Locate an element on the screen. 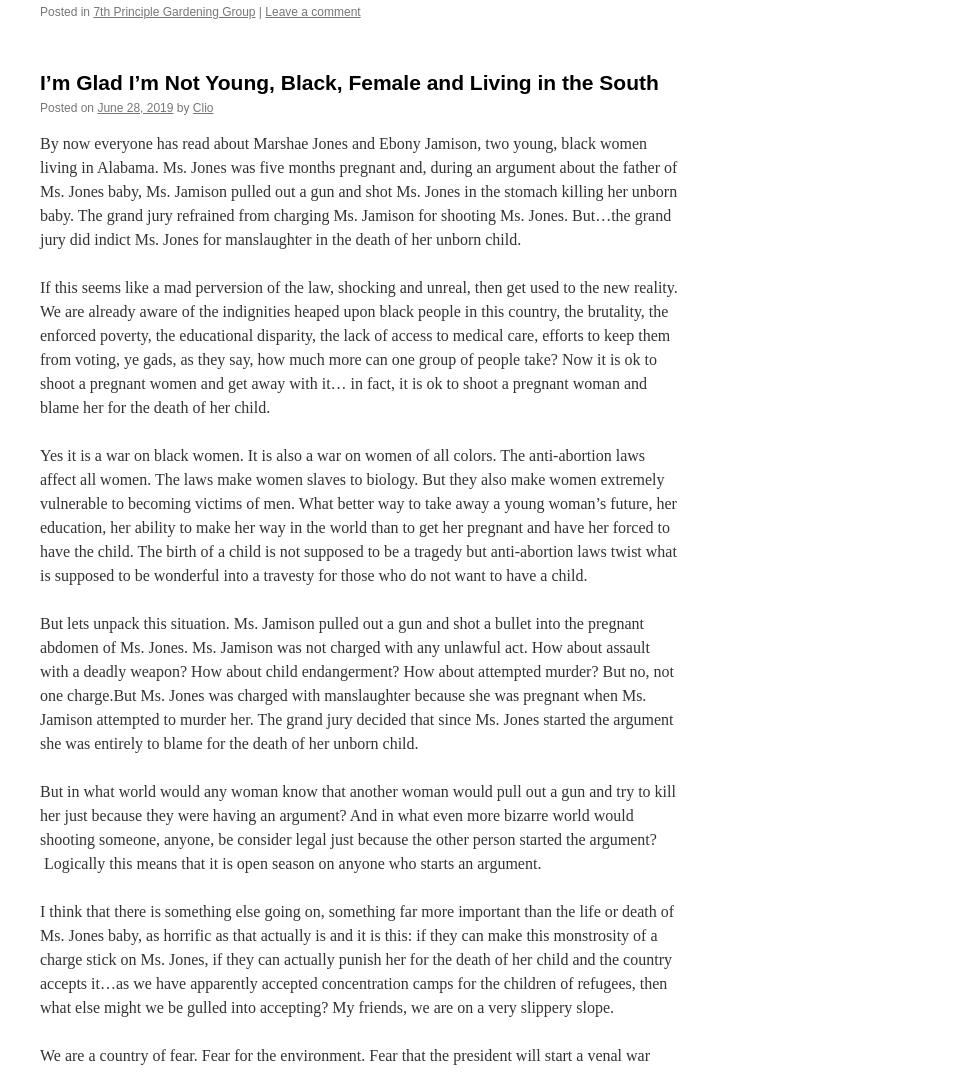 This screenshot has height=1073, width=980. '|' is located at coordinates (258, 10).